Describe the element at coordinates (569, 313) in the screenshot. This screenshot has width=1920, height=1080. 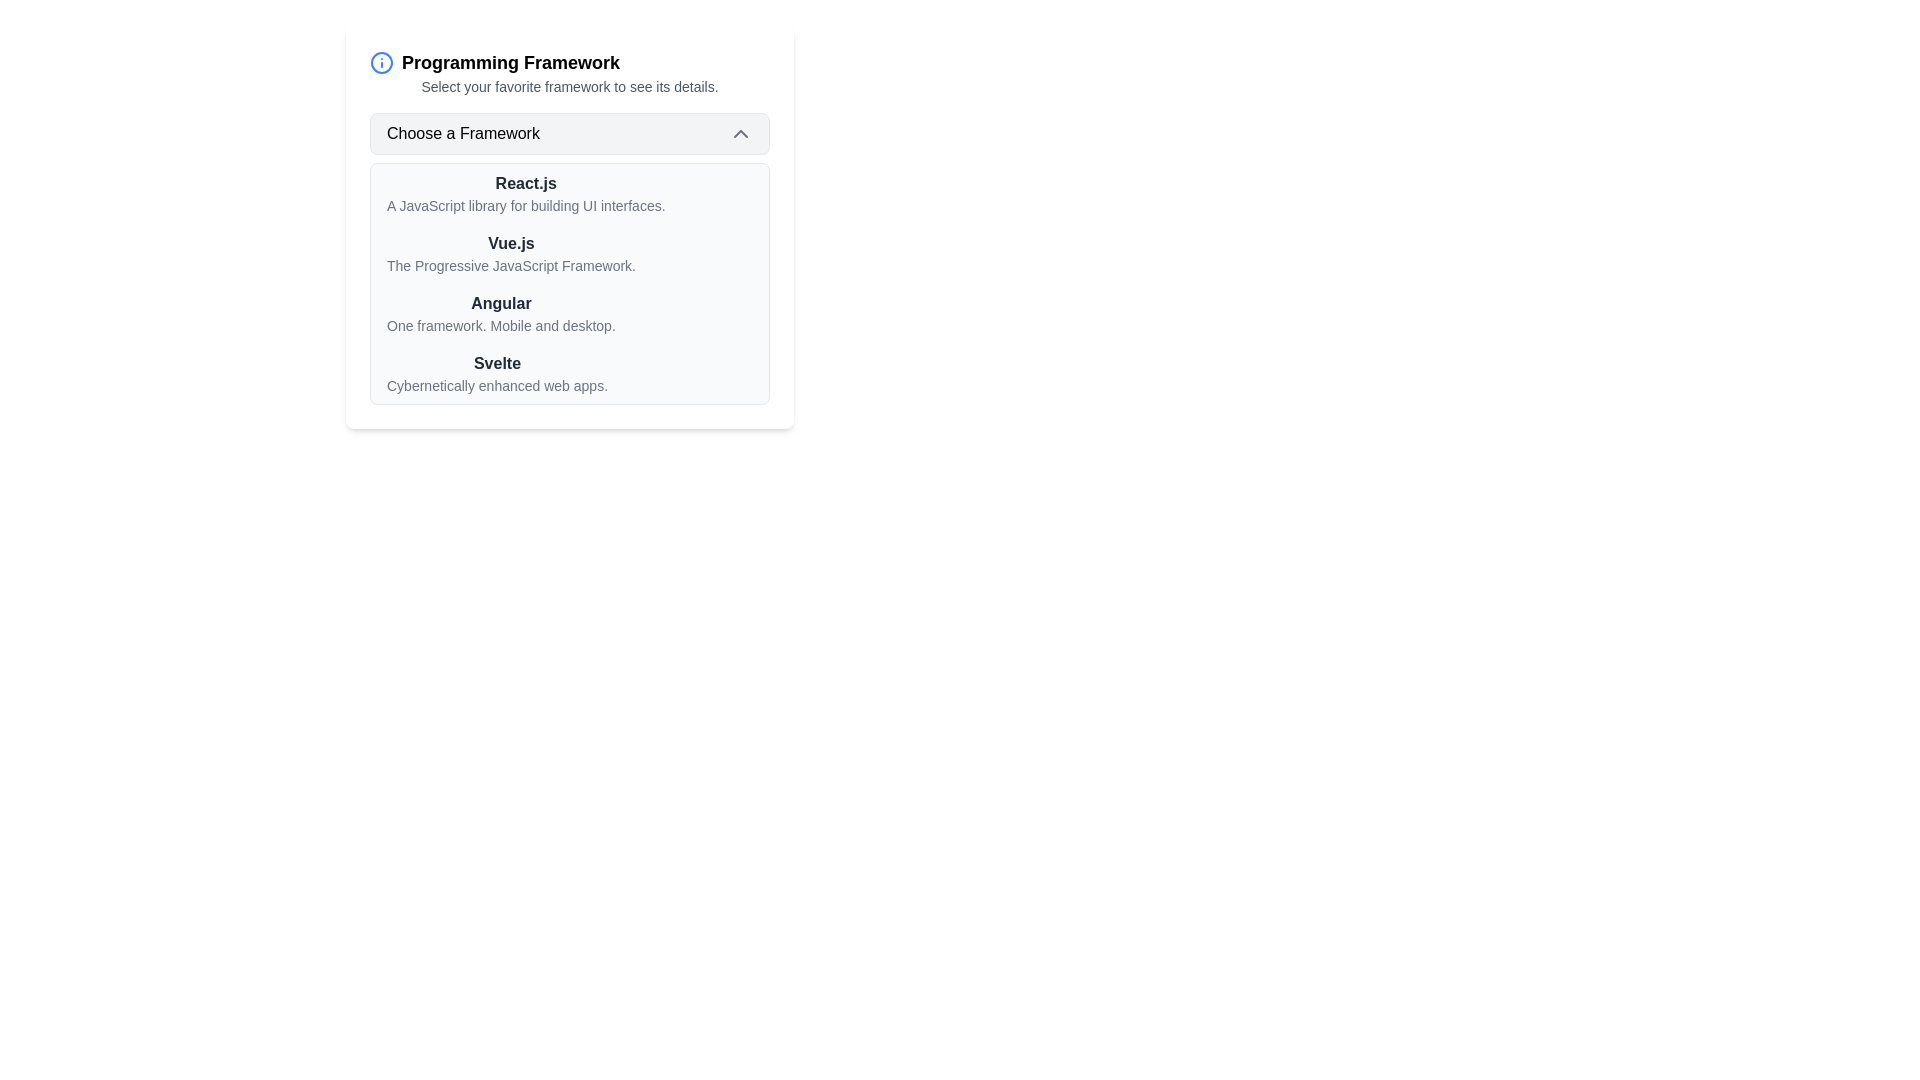
I see `the third item in the selection menu representing the Angular framework` at that location.